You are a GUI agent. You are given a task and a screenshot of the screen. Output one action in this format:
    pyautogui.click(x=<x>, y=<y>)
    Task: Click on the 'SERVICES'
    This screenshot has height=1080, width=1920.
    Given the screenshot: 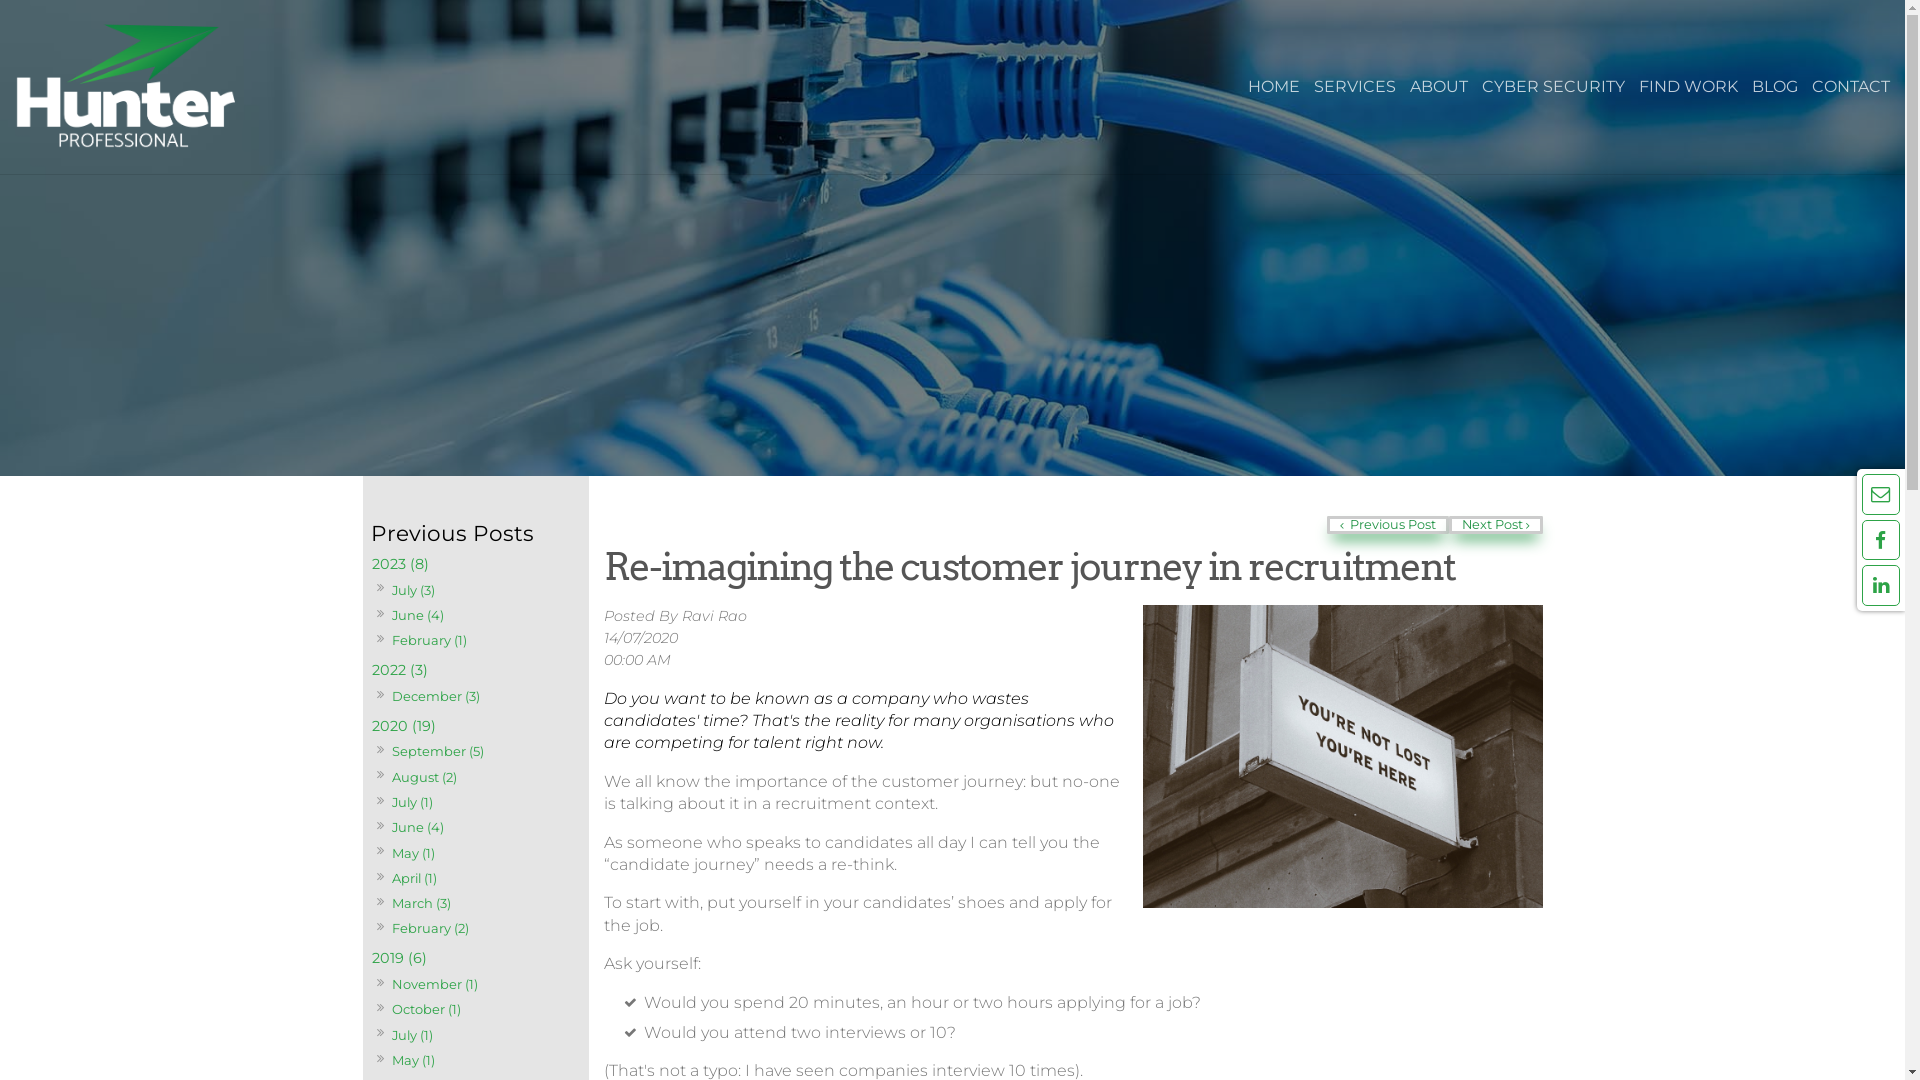 What is the action you would take?
    pyautogui.click(x=1354, y=86)
    